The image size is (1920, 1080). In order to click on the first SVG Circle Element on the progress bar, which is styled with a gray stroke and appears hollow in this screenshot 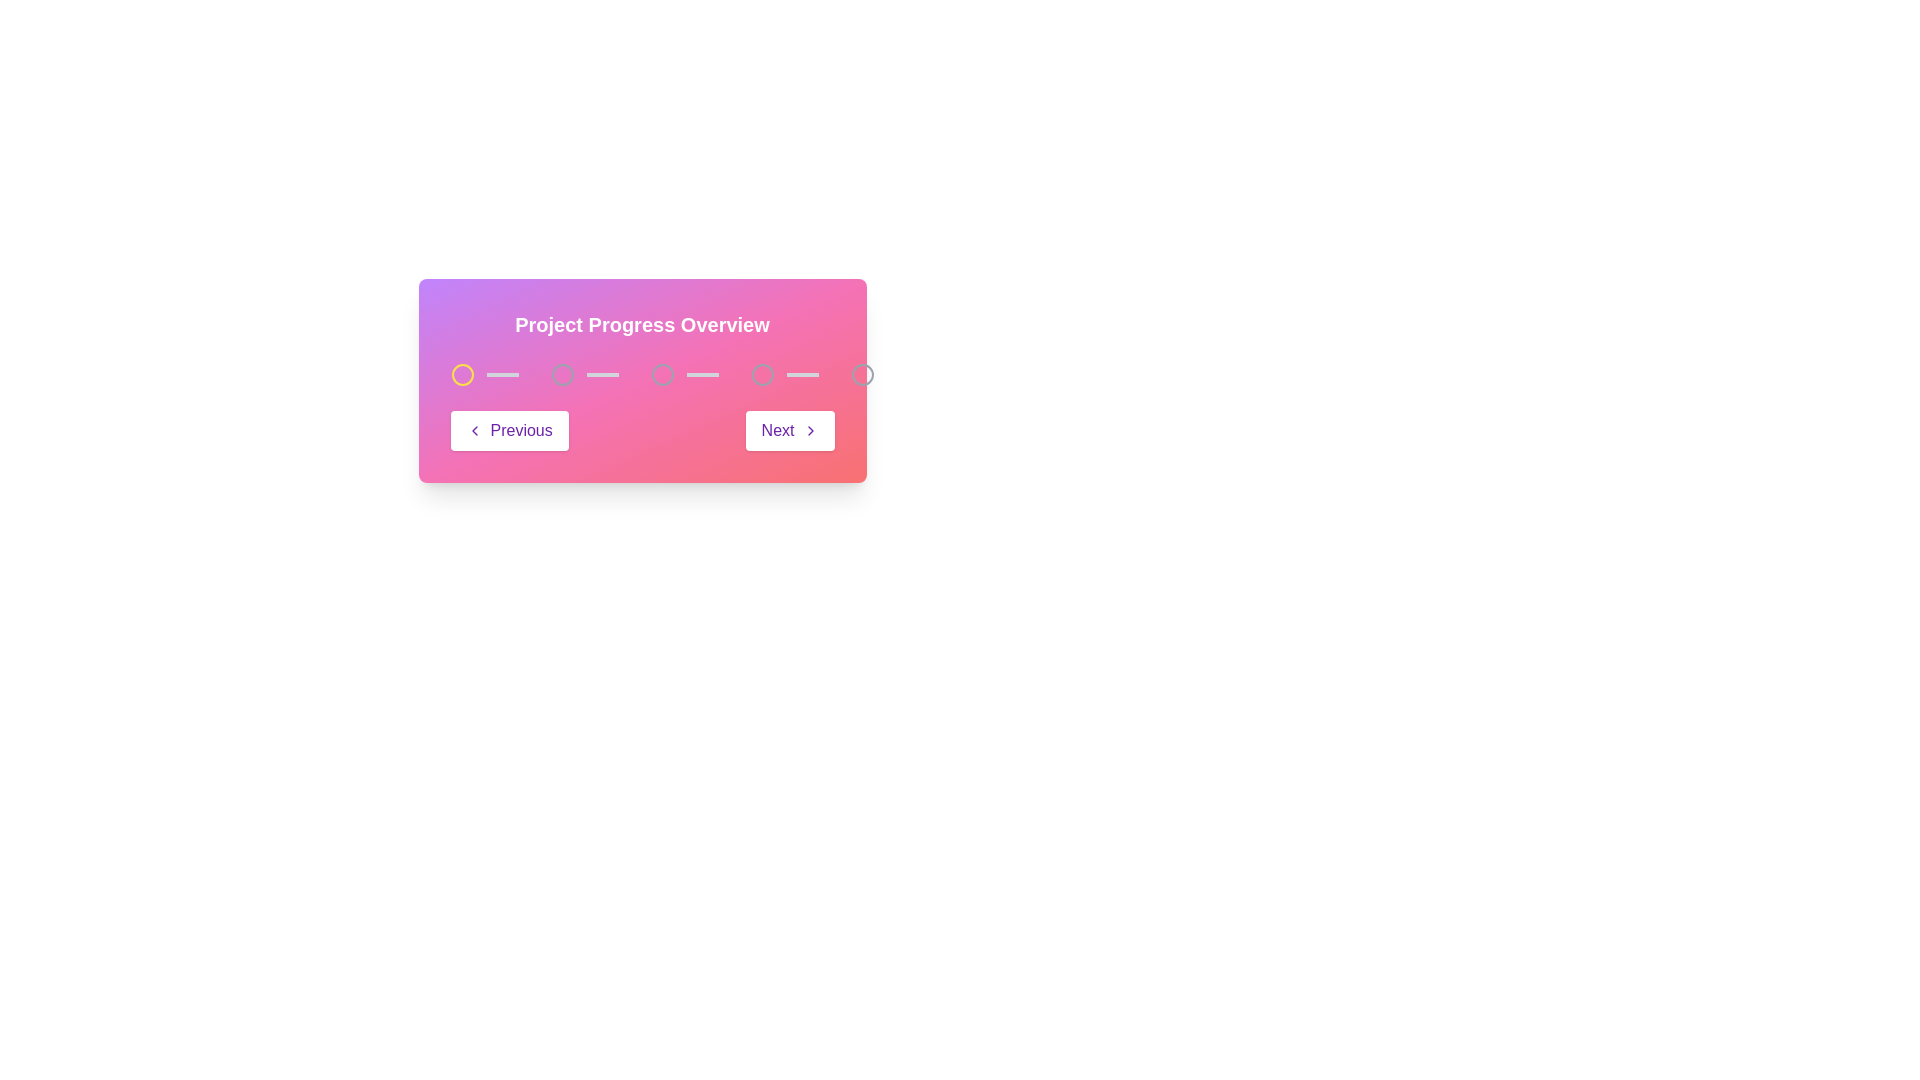, I will do `click(561, 374)`.